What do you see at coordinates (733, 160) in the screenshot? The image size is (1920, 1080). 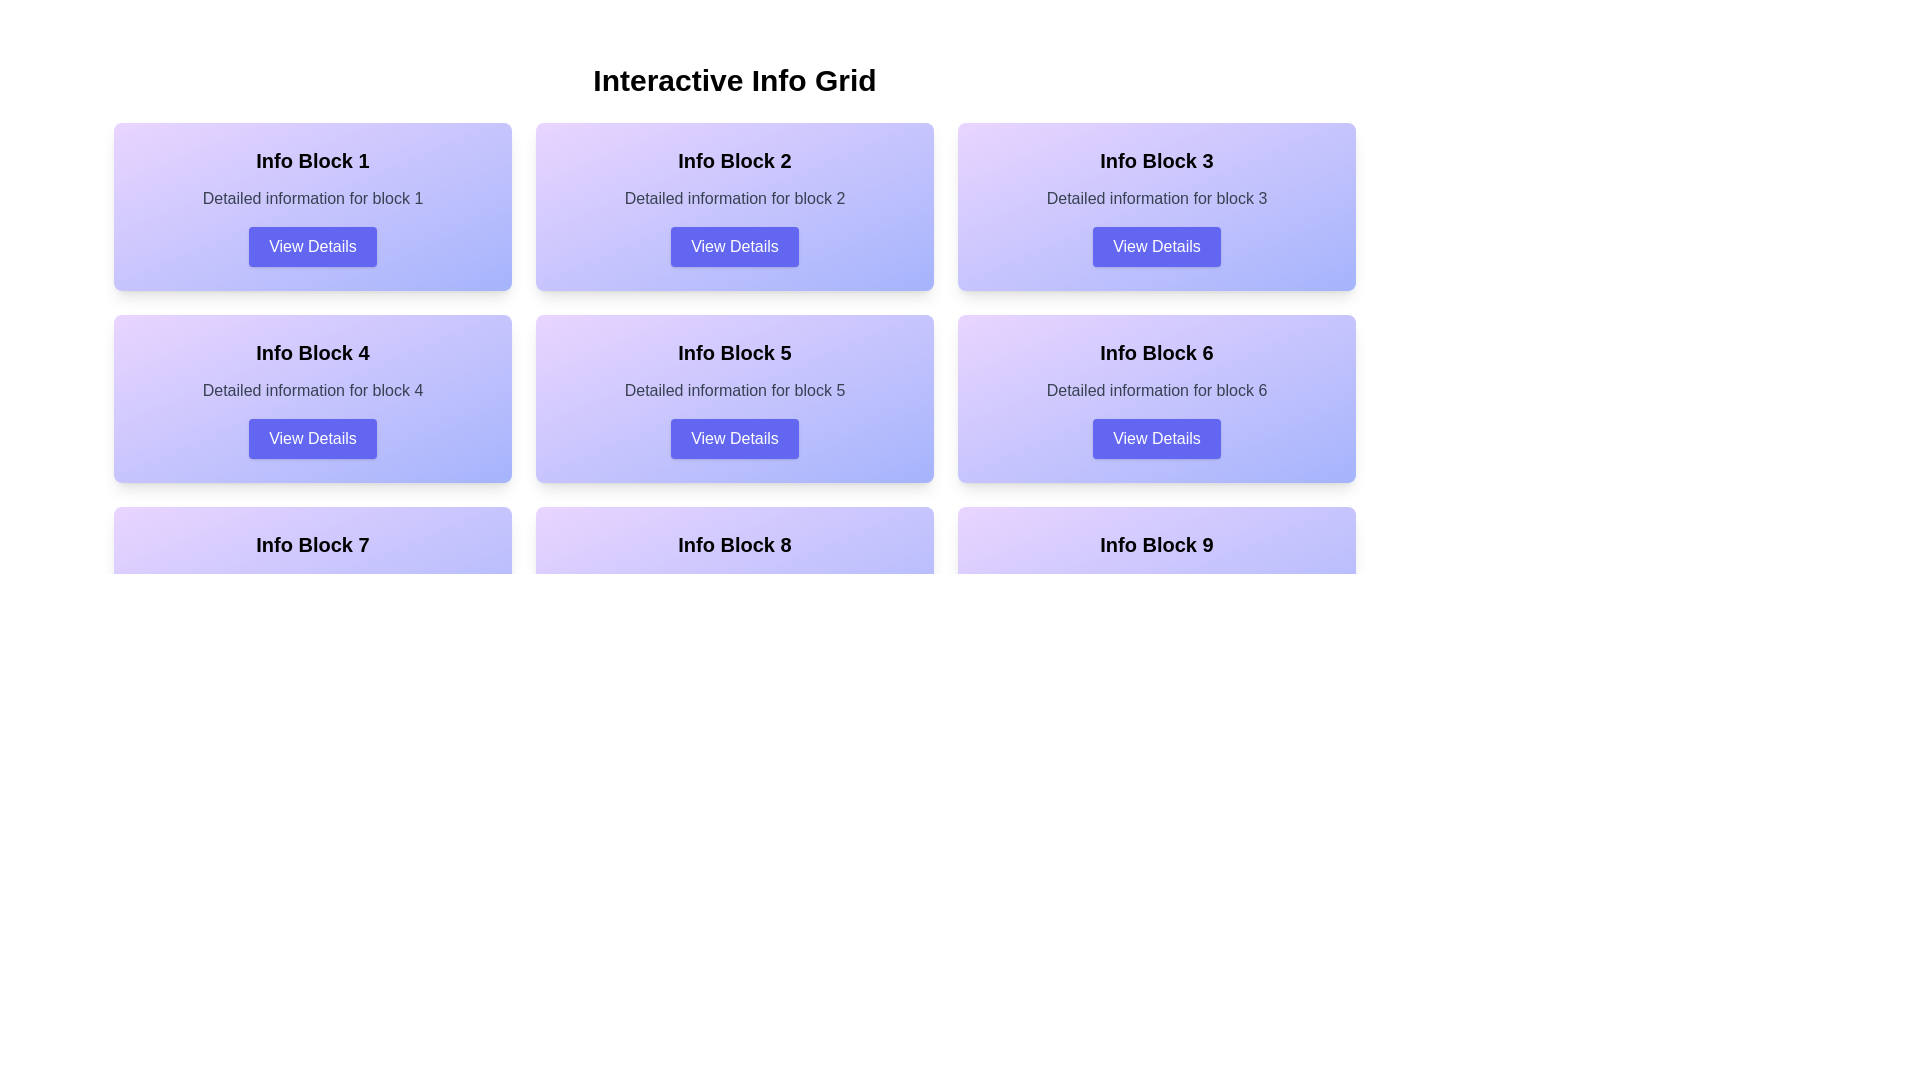 I see `the text label with the text 'Info Block 2', which is a bold and large heading styled element located in the top row, second column of a 3x3 grid` at bounding box center [733, 160].